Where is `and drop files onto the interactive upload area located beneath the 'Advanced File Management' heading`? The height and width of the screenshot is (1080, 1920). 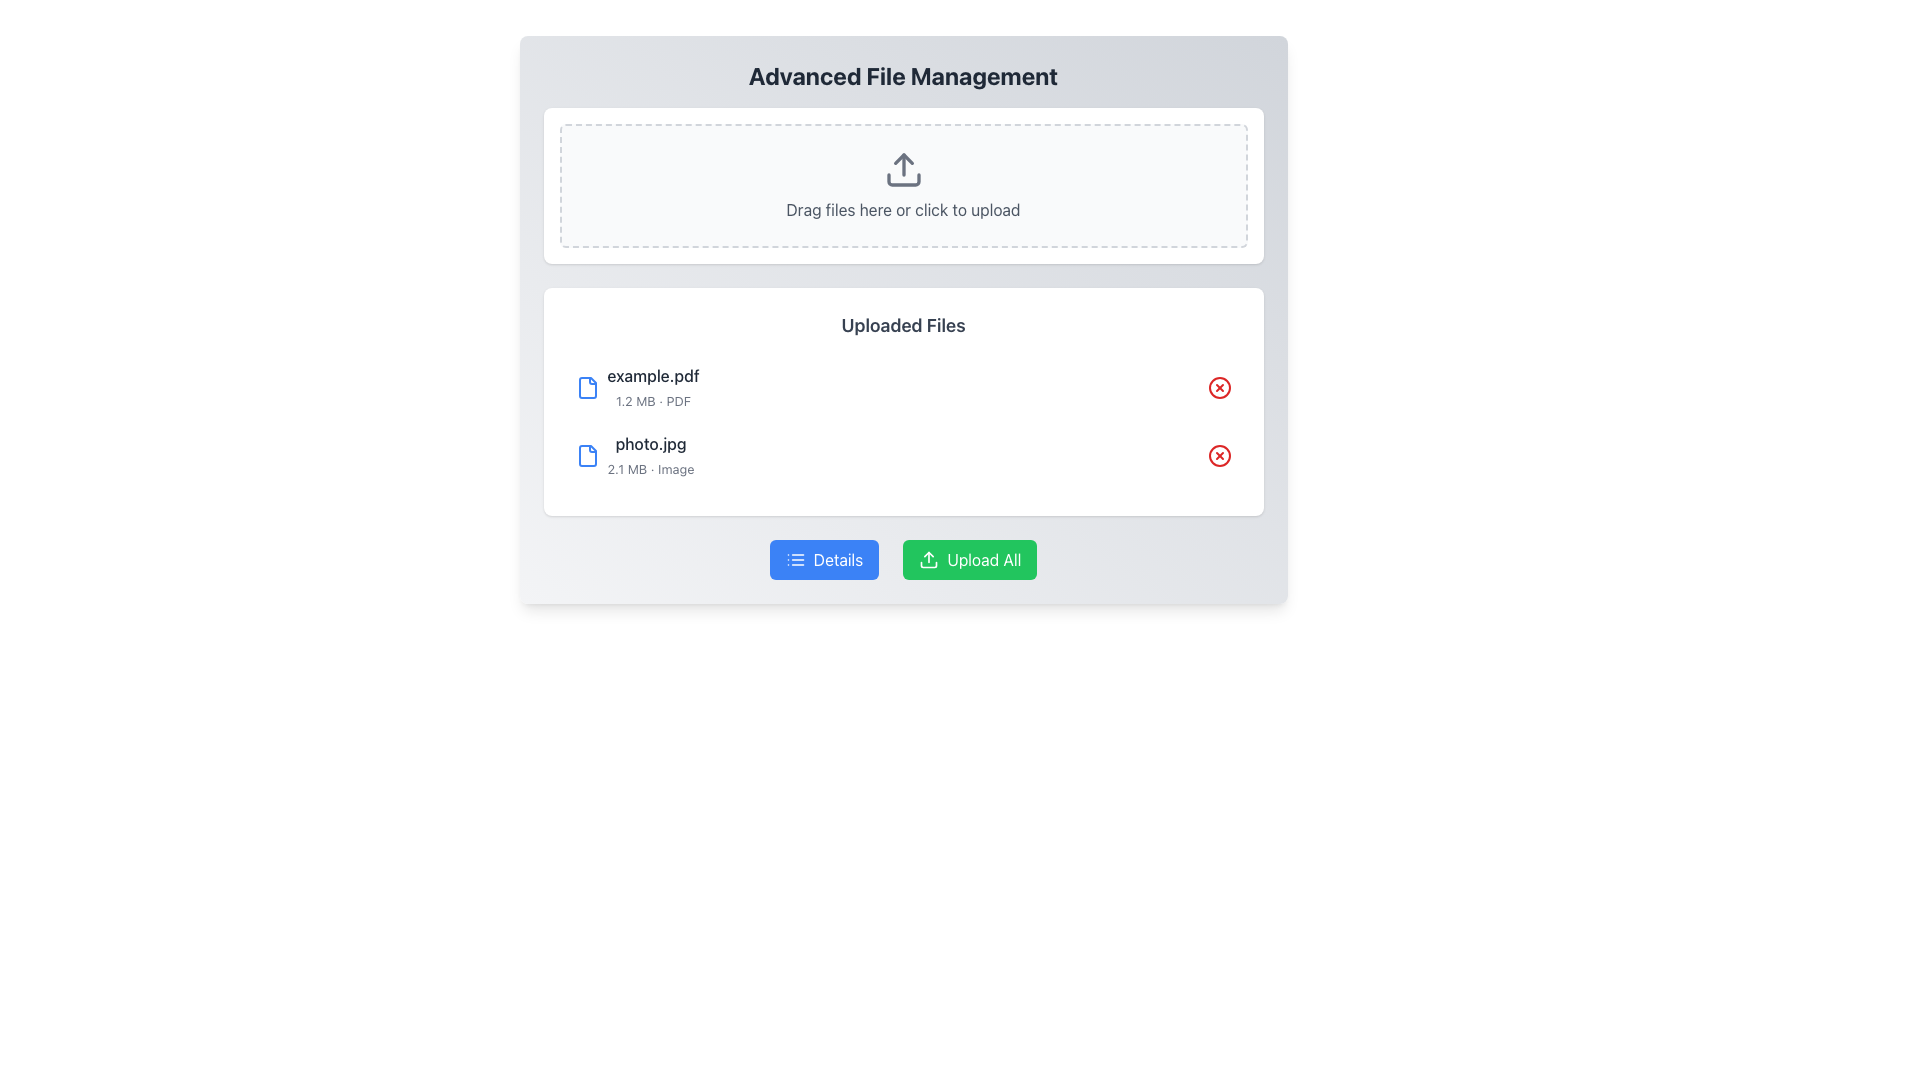
and drop files onto the interactive upload area located beneath the 'Advanced File Management' heading is located at coordinates (902, 185).